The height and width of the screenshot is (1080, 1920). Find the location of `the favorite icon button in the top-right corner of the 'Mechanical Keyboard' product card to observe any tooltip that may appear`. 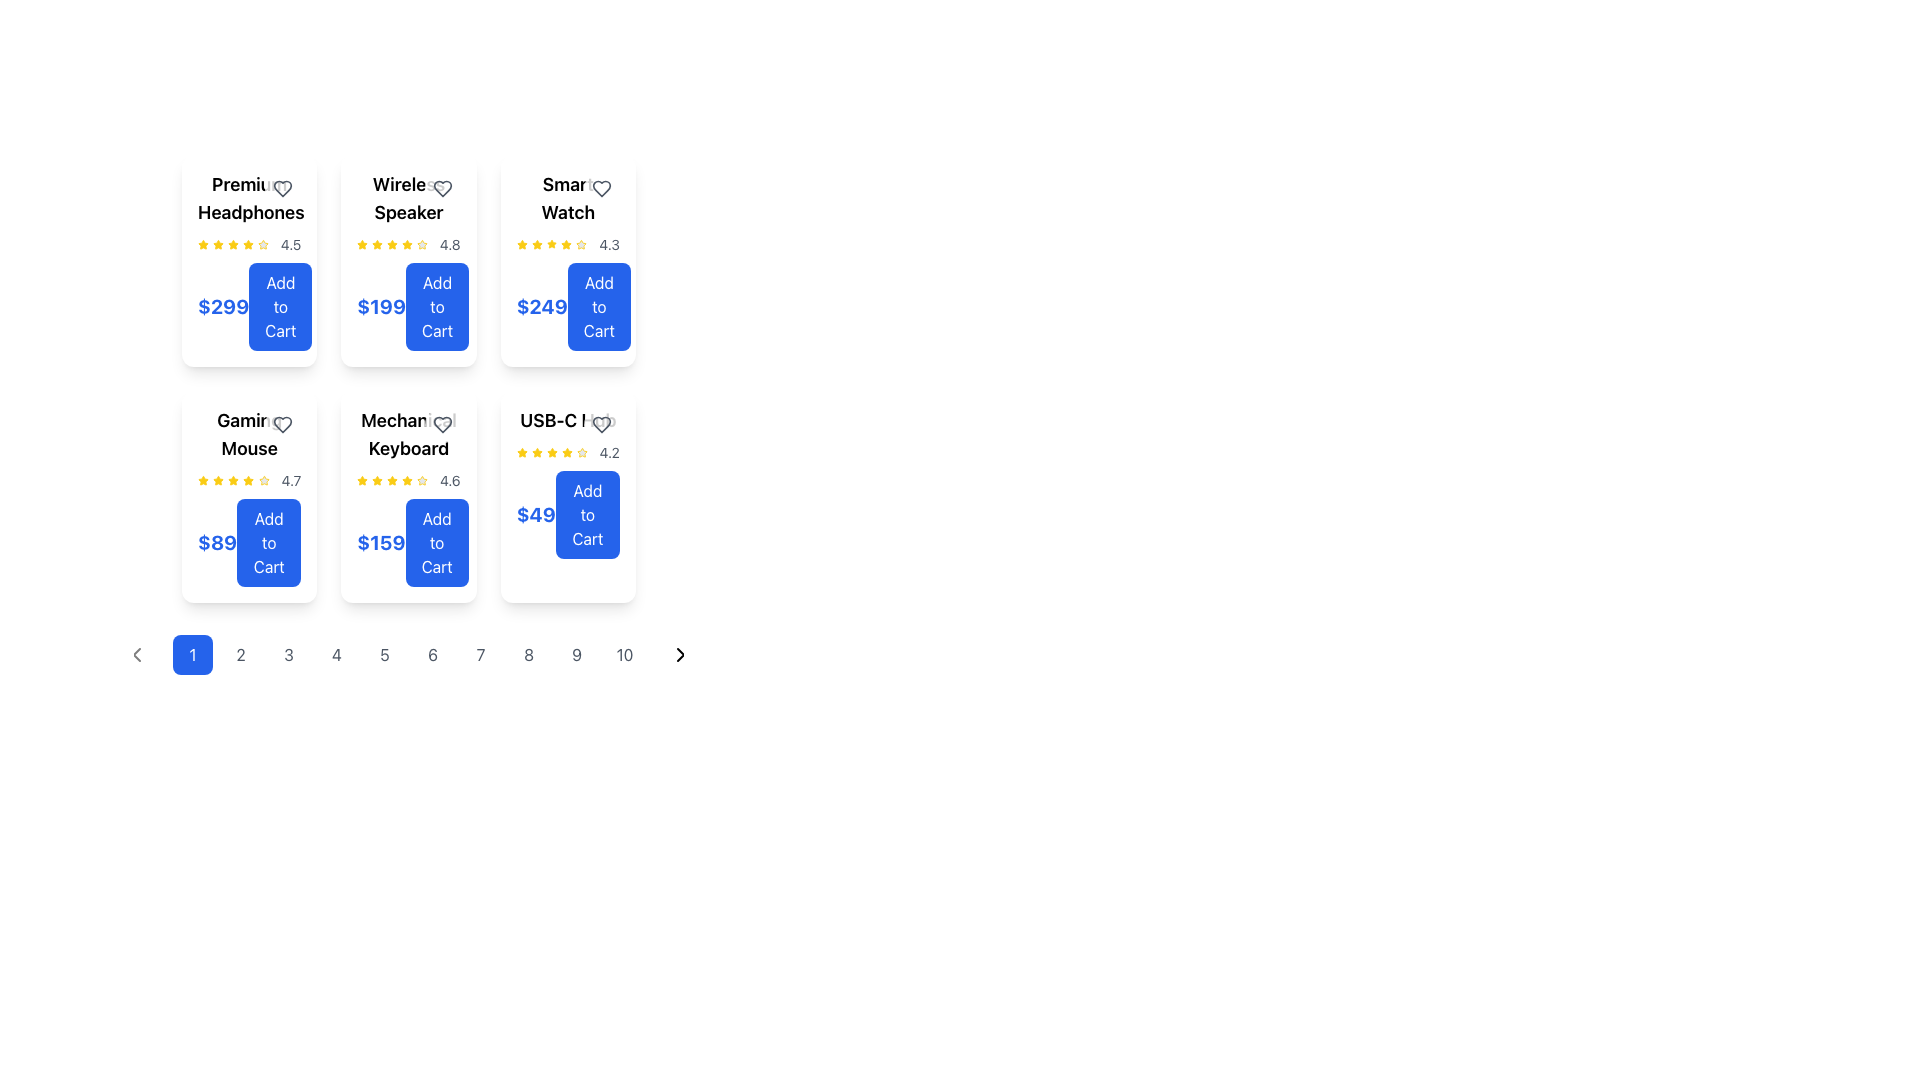

the favorite icon button in the top-right corner of the 'Mechanical Keyboard' product card to observe any tooltip that may appear is located at coordinates (441, 423).